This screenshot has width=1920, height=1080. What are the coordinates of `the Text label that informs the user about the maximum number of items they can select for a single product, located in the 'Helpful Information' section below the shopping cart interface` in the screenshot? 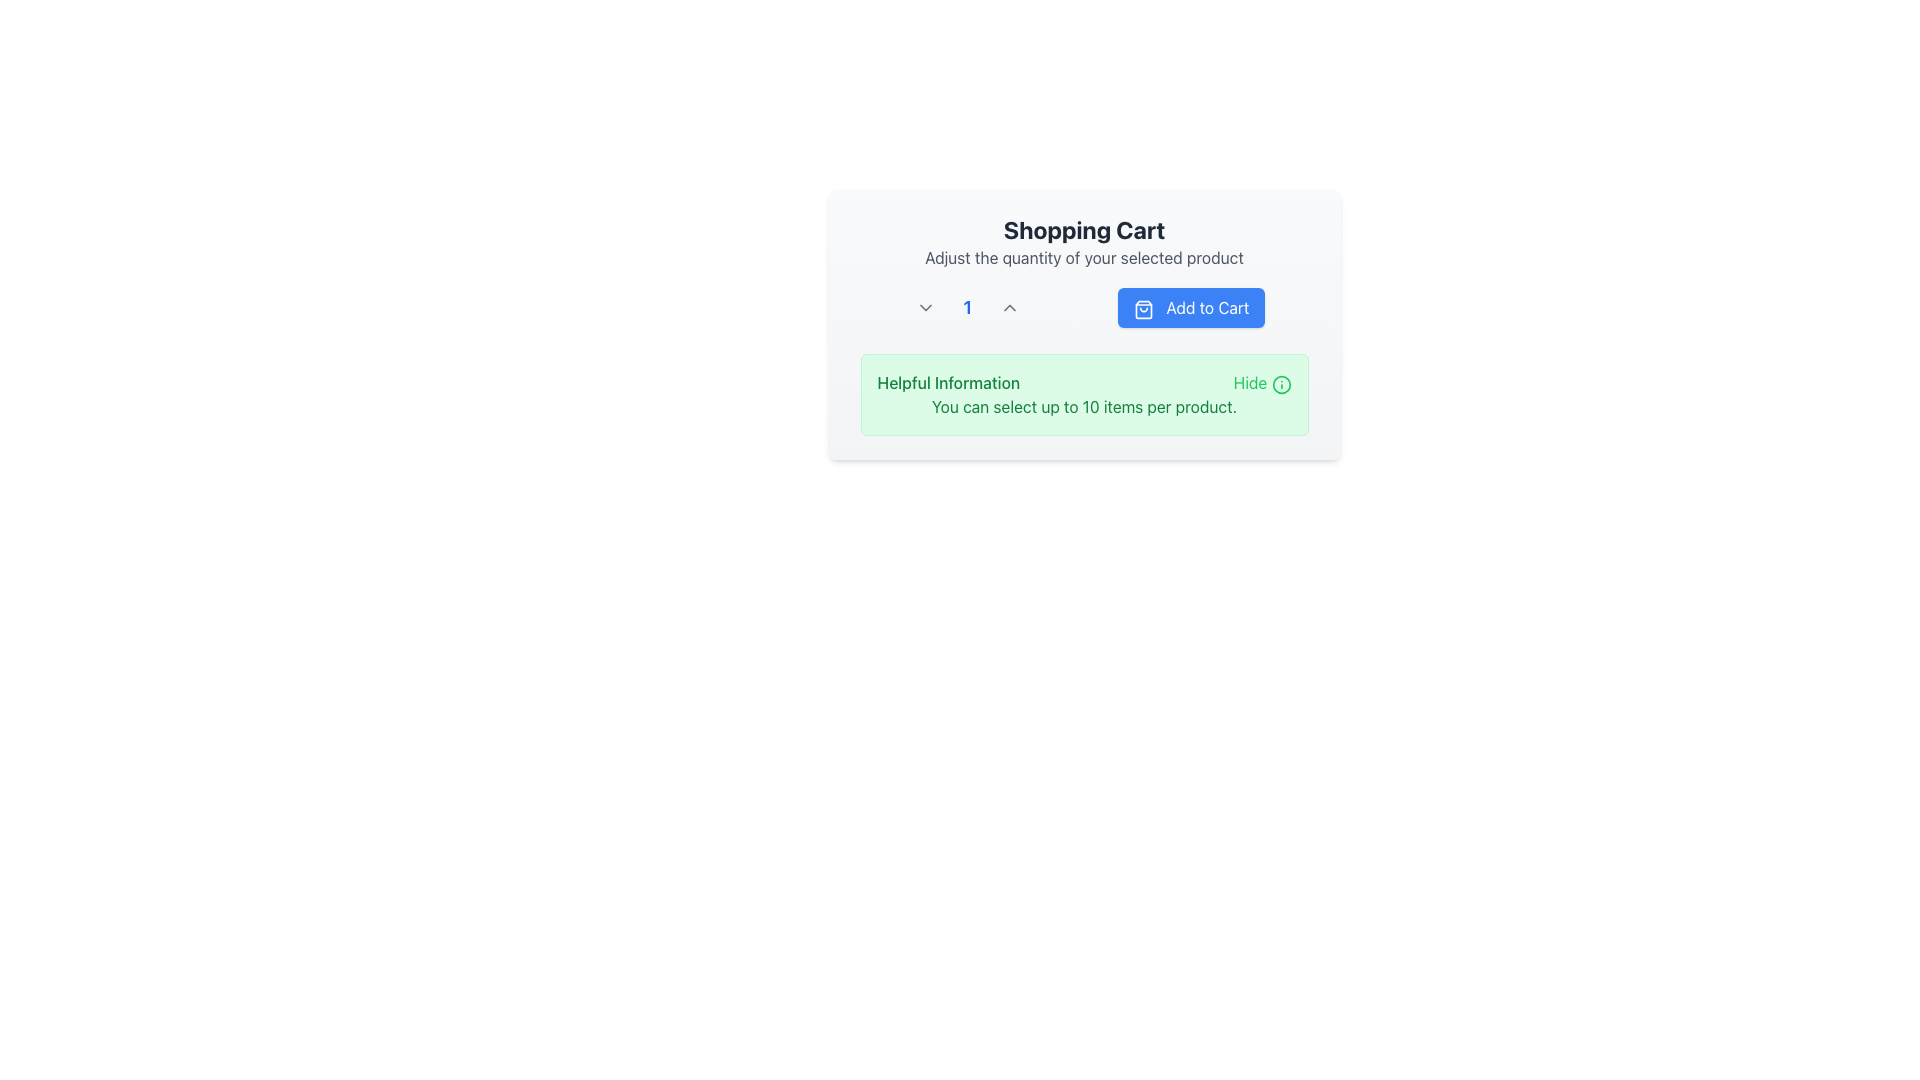 It's located at (1083, 406).